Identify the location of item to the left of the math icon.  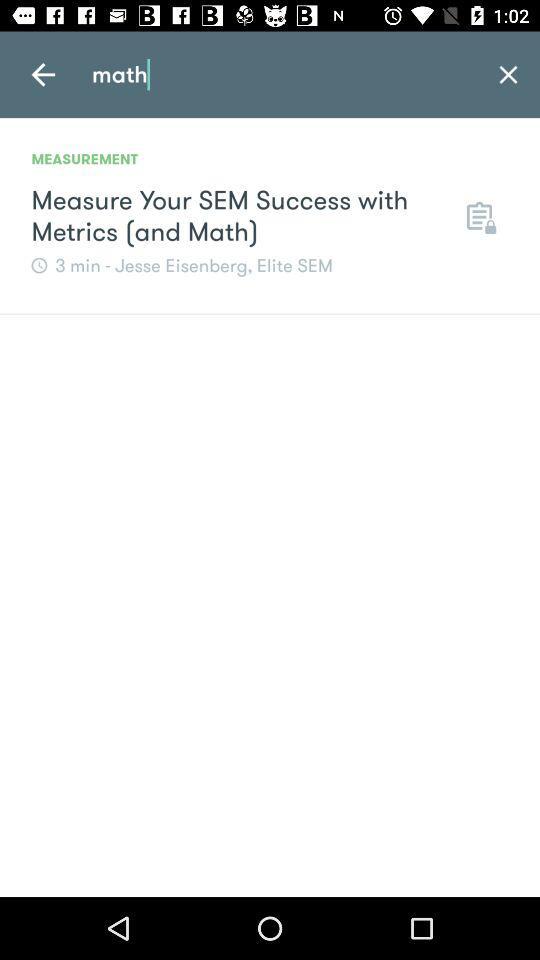
(43, 74).